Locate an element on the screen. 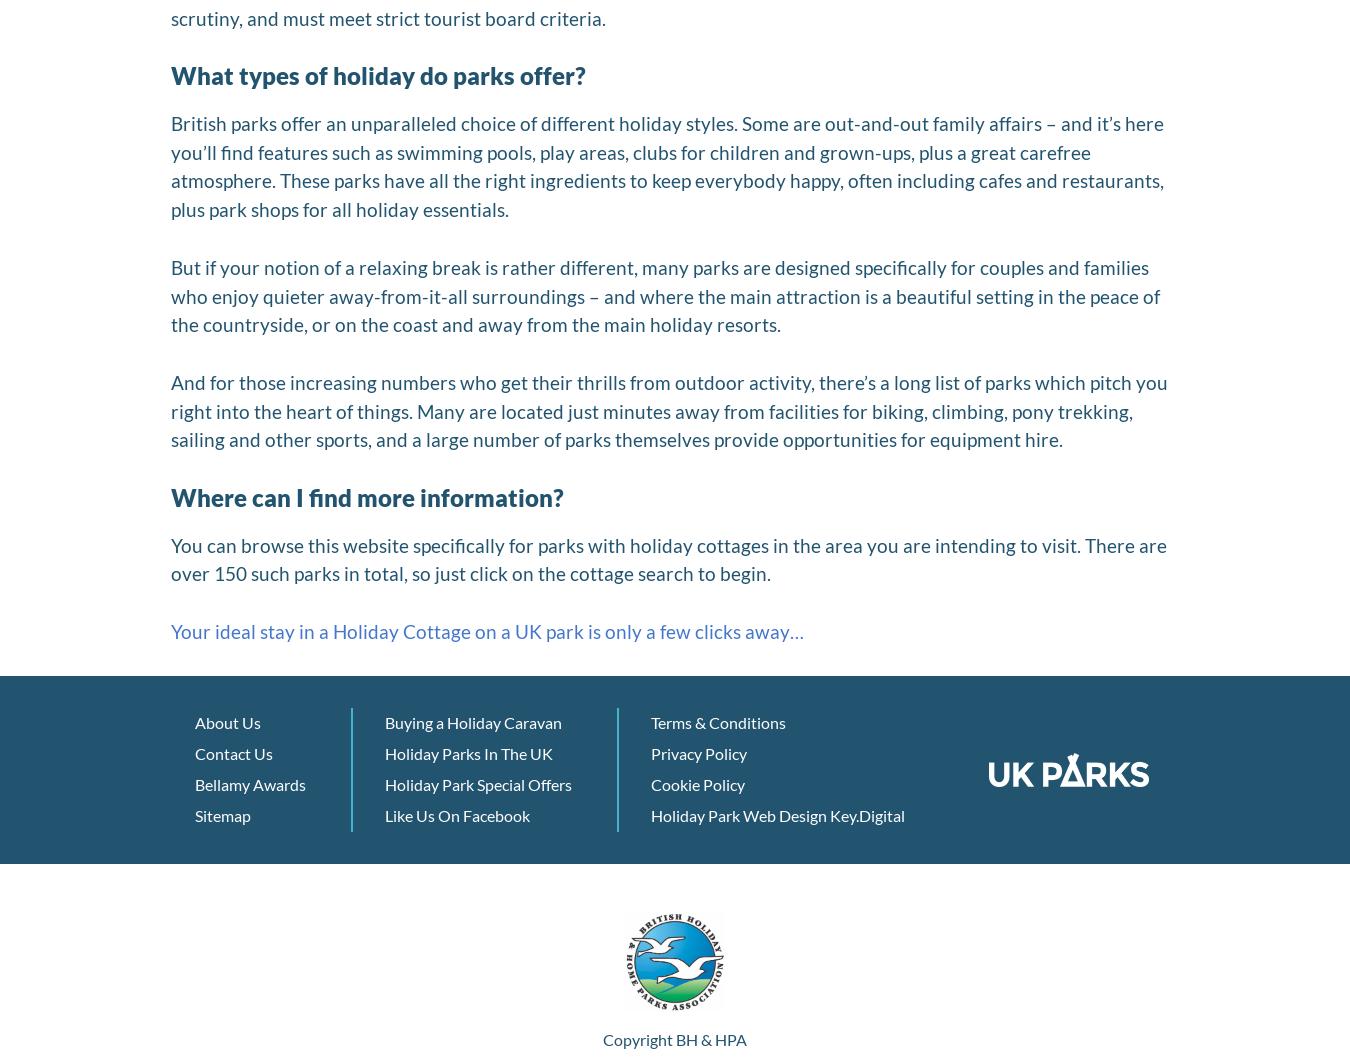  'About Us' is located at coordinates (227, 721).